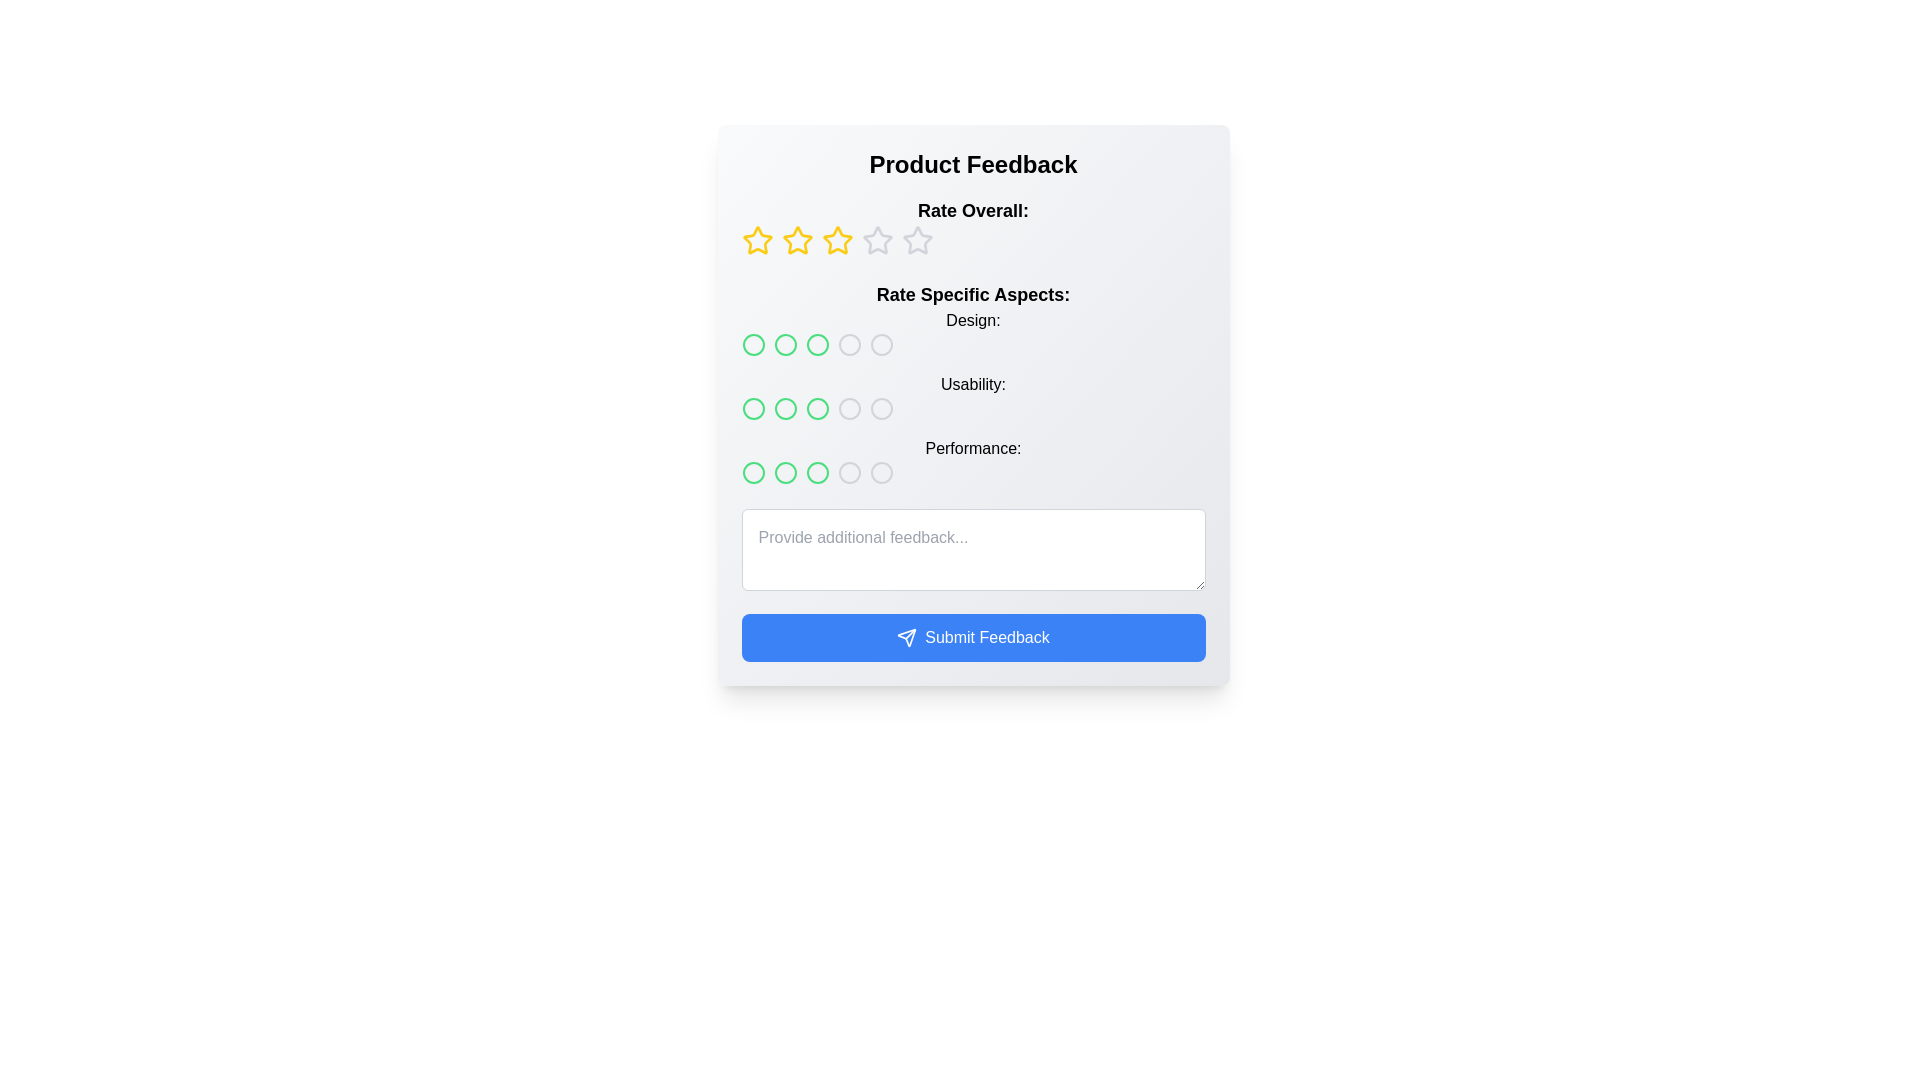  What do you see at coordinates (973, 294) in the screenshot?
I see `the Text label that serves as a heading for the section containing ratings like 'Design:', 'Usability:', and 'Performance:', positioned directly below the 'Rate Overall:' section` at bounding box center [973, 294].